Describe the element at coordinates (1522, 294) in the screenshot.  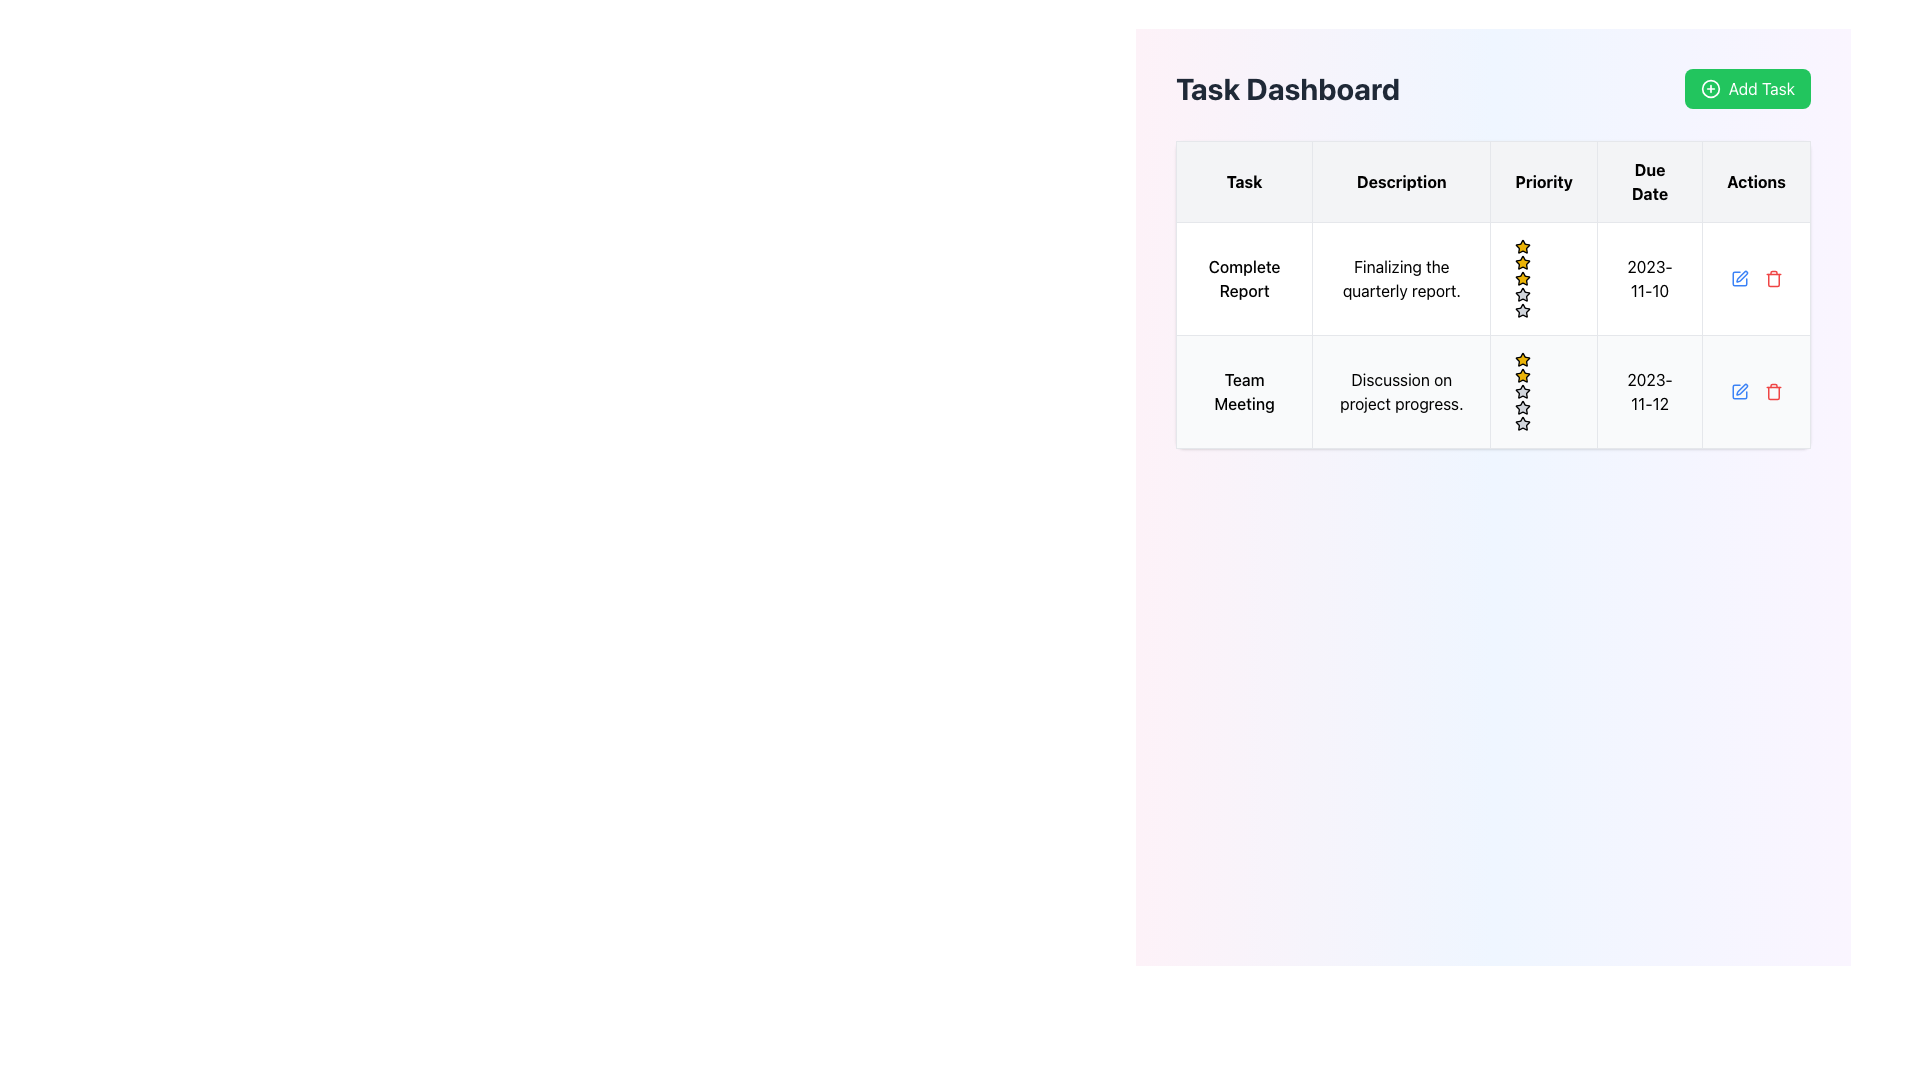
I see `the fifth star icon in the vertical group of stars in the 'Priority' column, located in the second row of the table` at that location.